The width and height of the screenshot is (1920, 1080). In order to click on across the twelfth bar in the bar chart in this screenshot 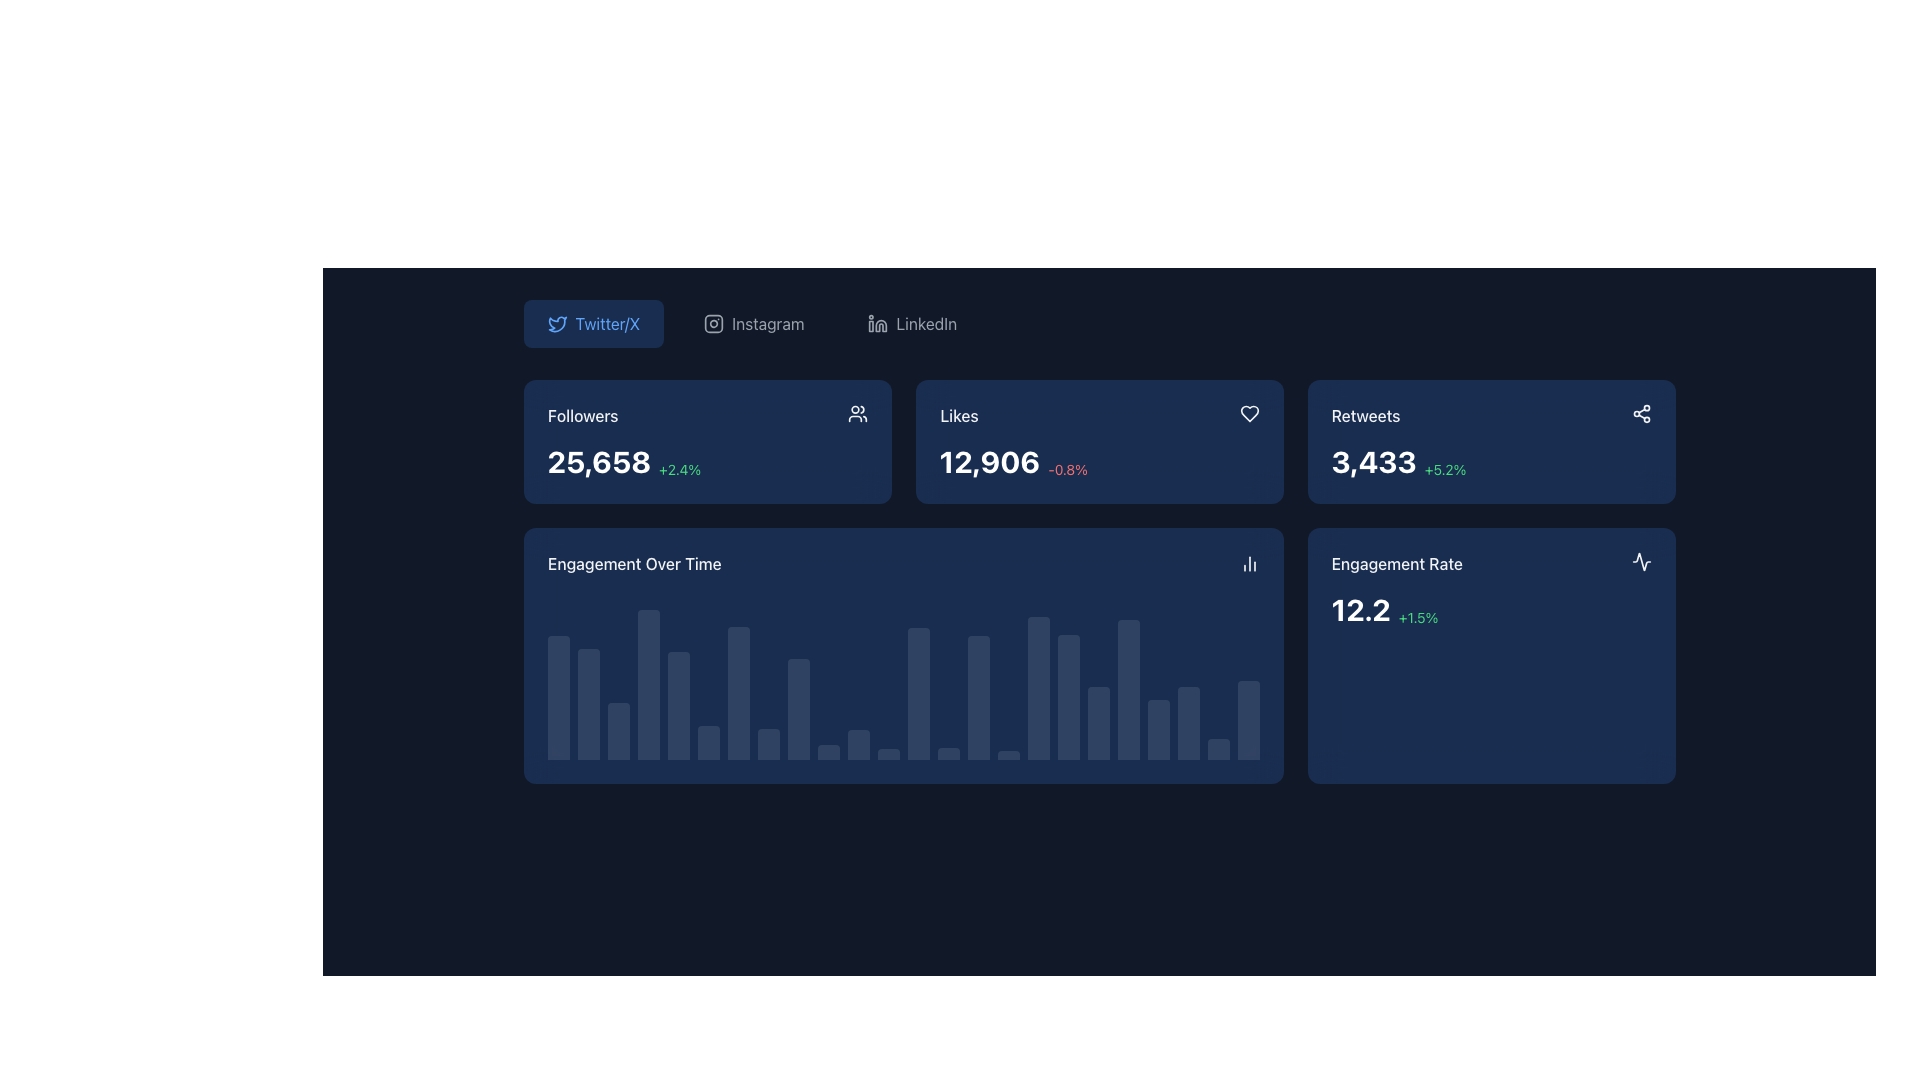, I will do `click(887, 754)`.